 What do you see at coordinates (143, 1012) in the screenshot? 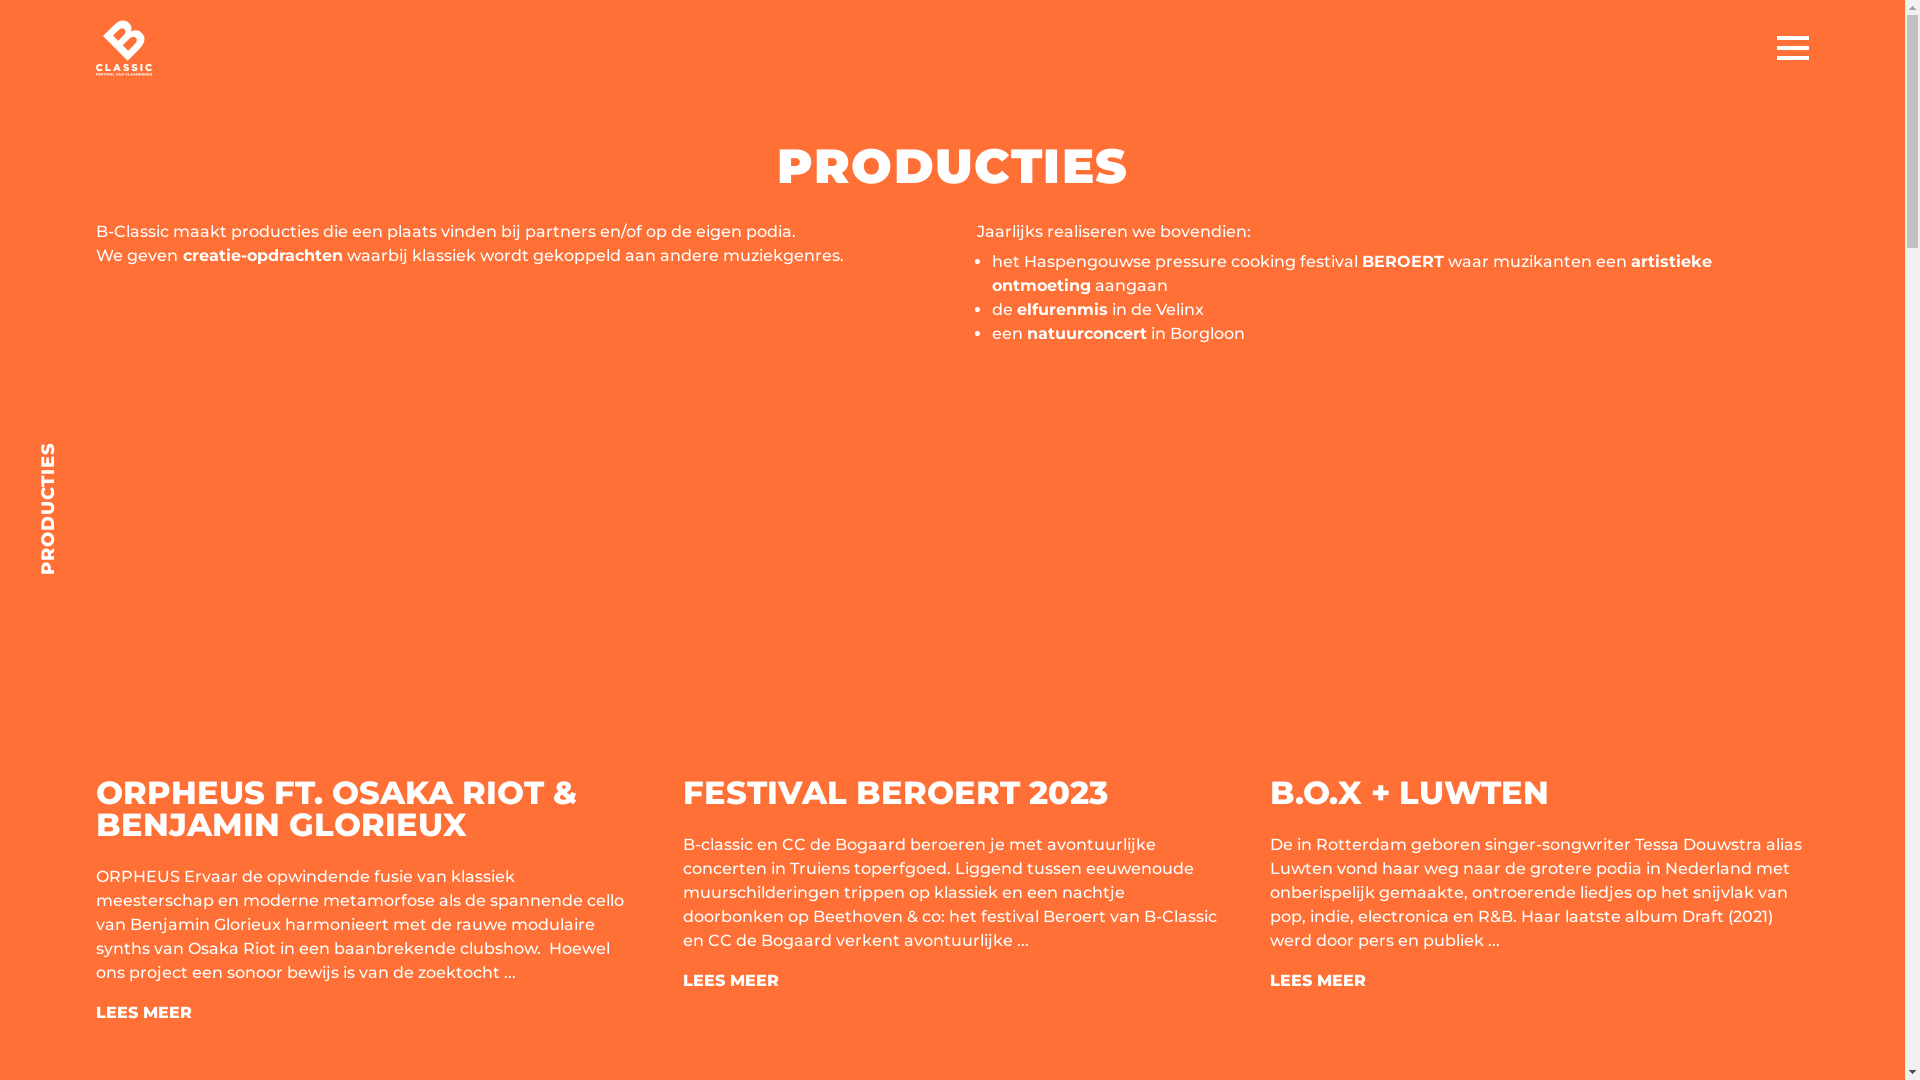
I see `'LEES MEER'` at bounding box center [143, 1012].